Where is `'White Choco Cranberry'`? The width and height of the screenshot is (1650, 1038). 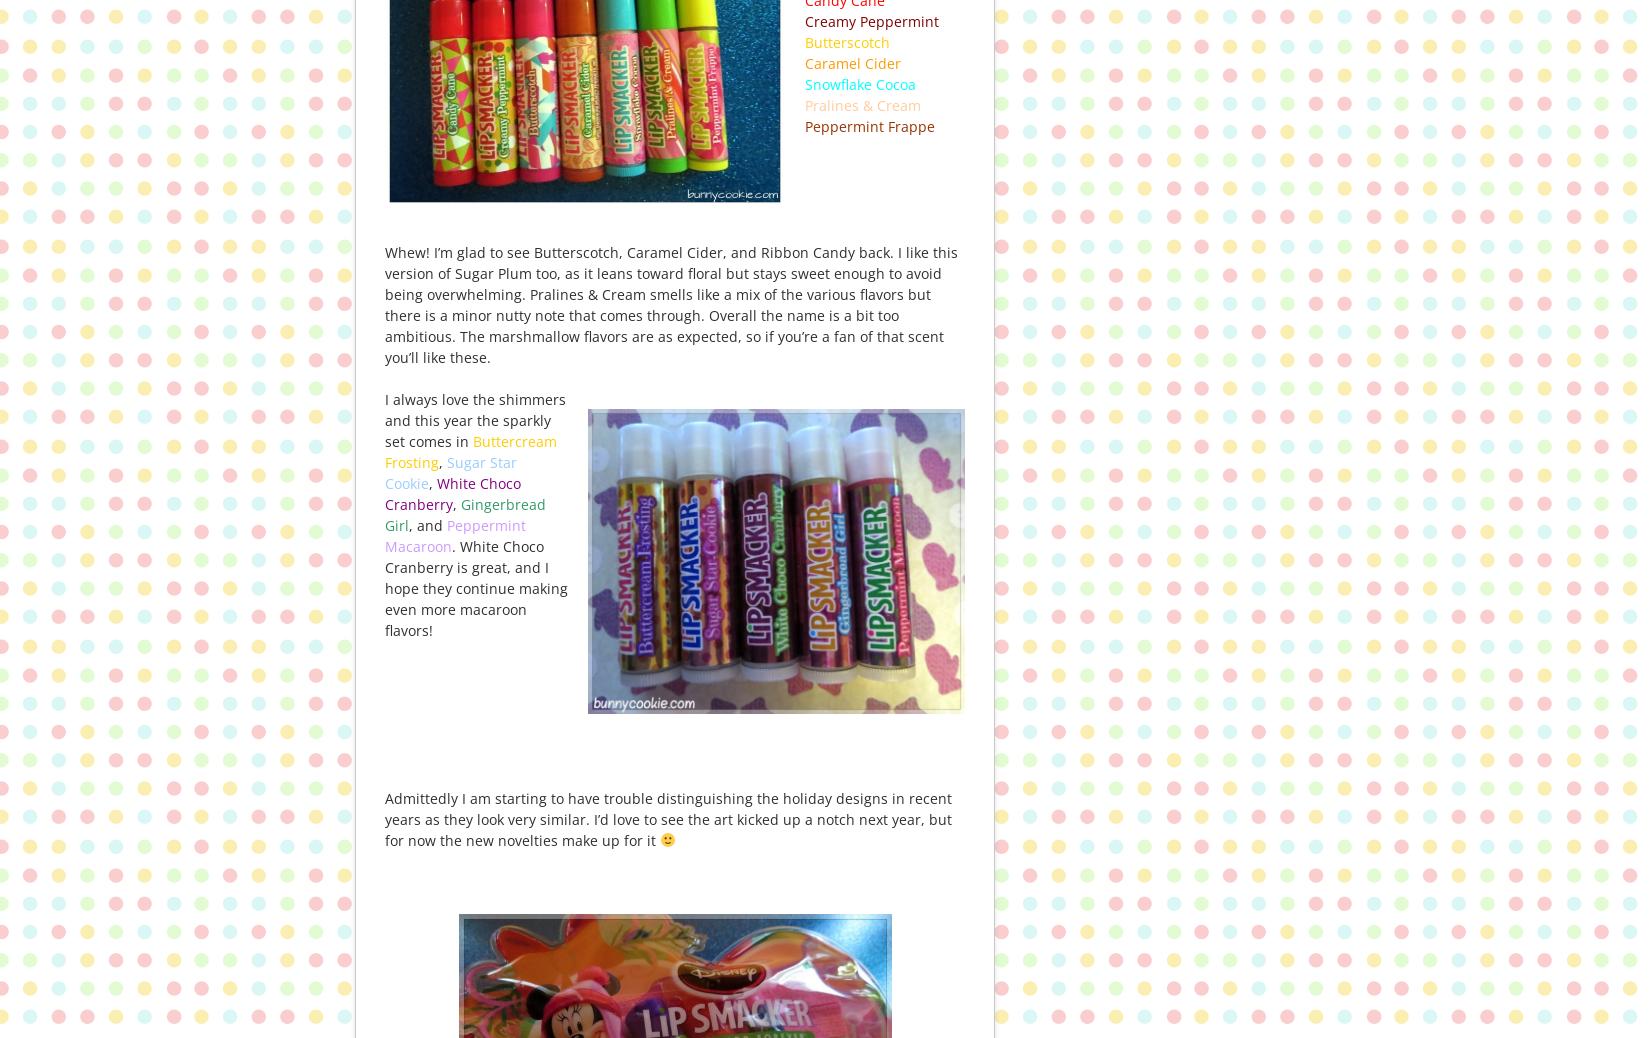
'White Choco Cranberry' is located at coordinates (451, 493).